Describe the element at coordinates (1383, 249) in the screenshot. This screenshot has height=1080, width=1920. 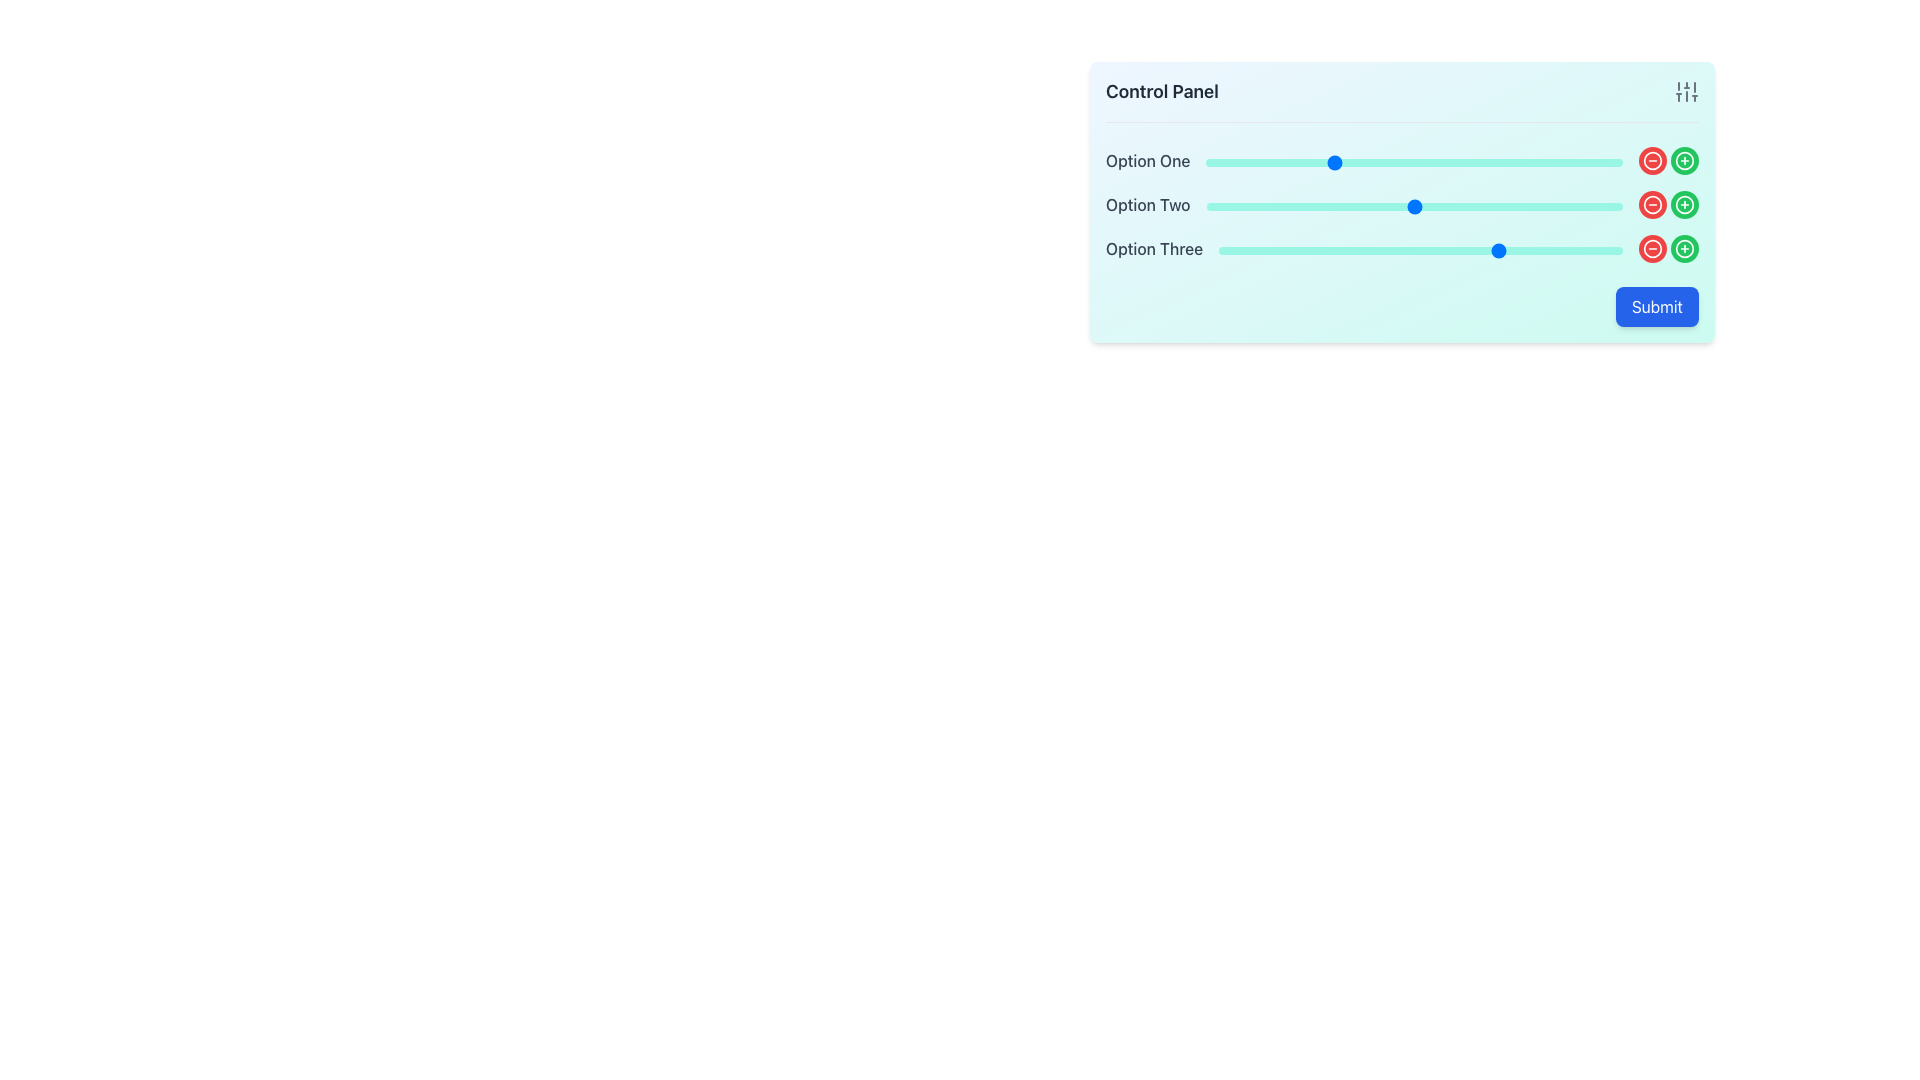
I see `the slider value` at that location.